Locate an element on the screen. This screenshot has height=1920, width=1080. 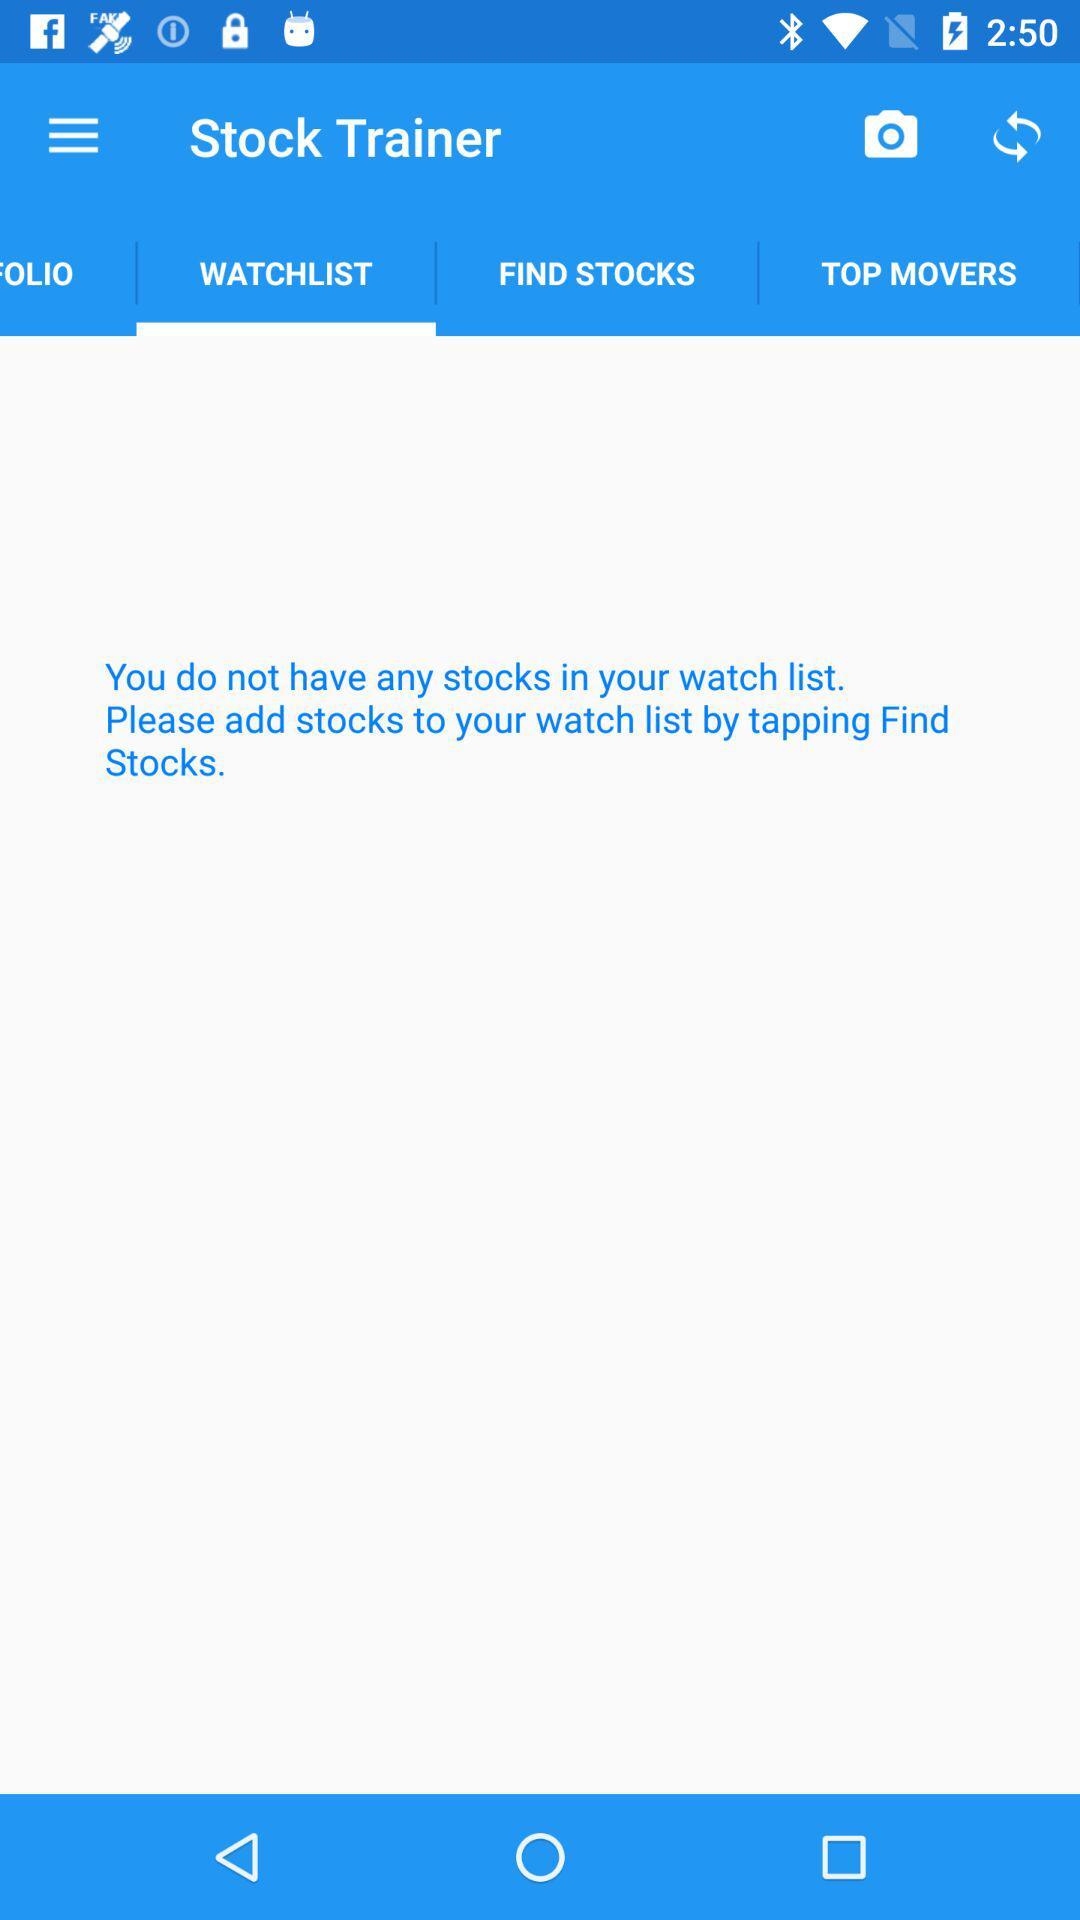
top movers item is located at coordinates (919, 272).